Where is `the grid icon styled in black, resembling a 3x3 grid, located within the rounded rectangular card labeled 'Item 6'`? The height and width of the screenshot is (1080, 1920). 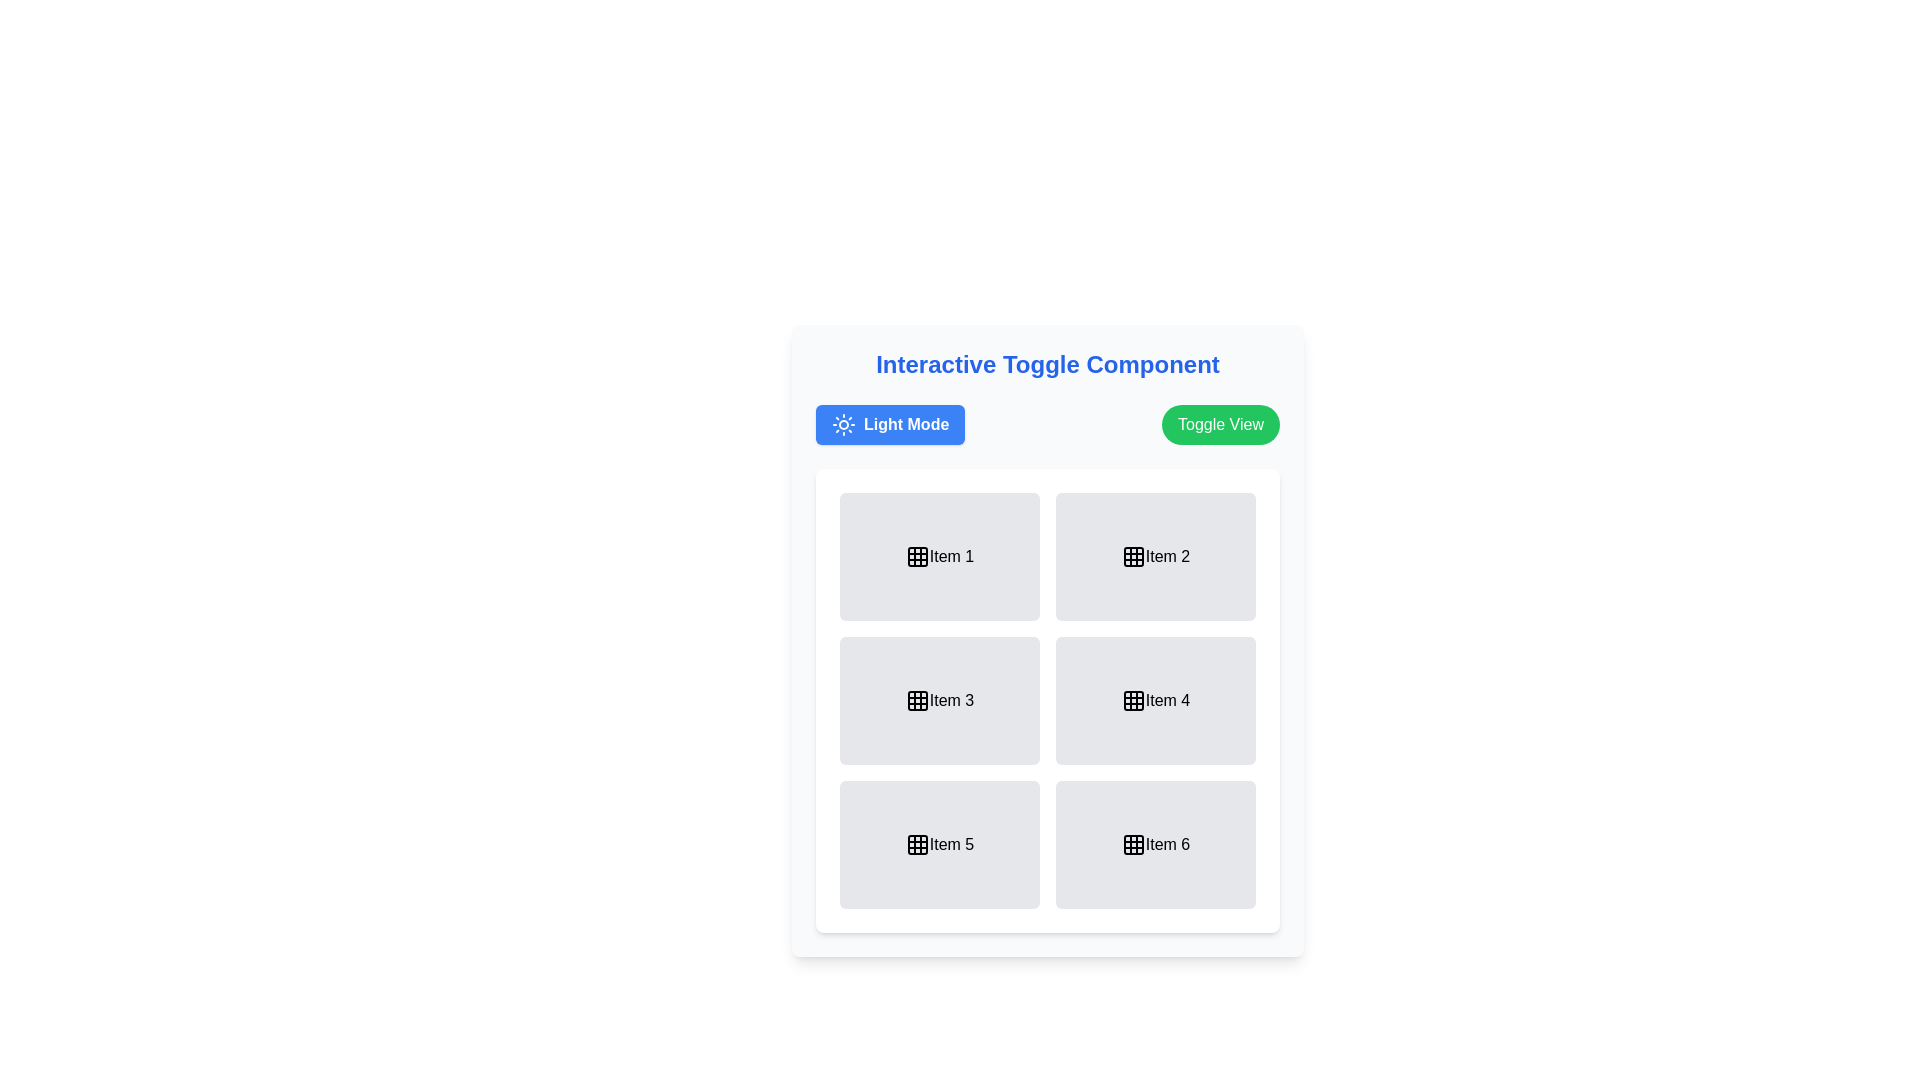
the grid icon styled in black, resembling a 3x3 grid, located within the rounded rectangular card labeled 'Item 6' is located at coordinates (1133, 844).